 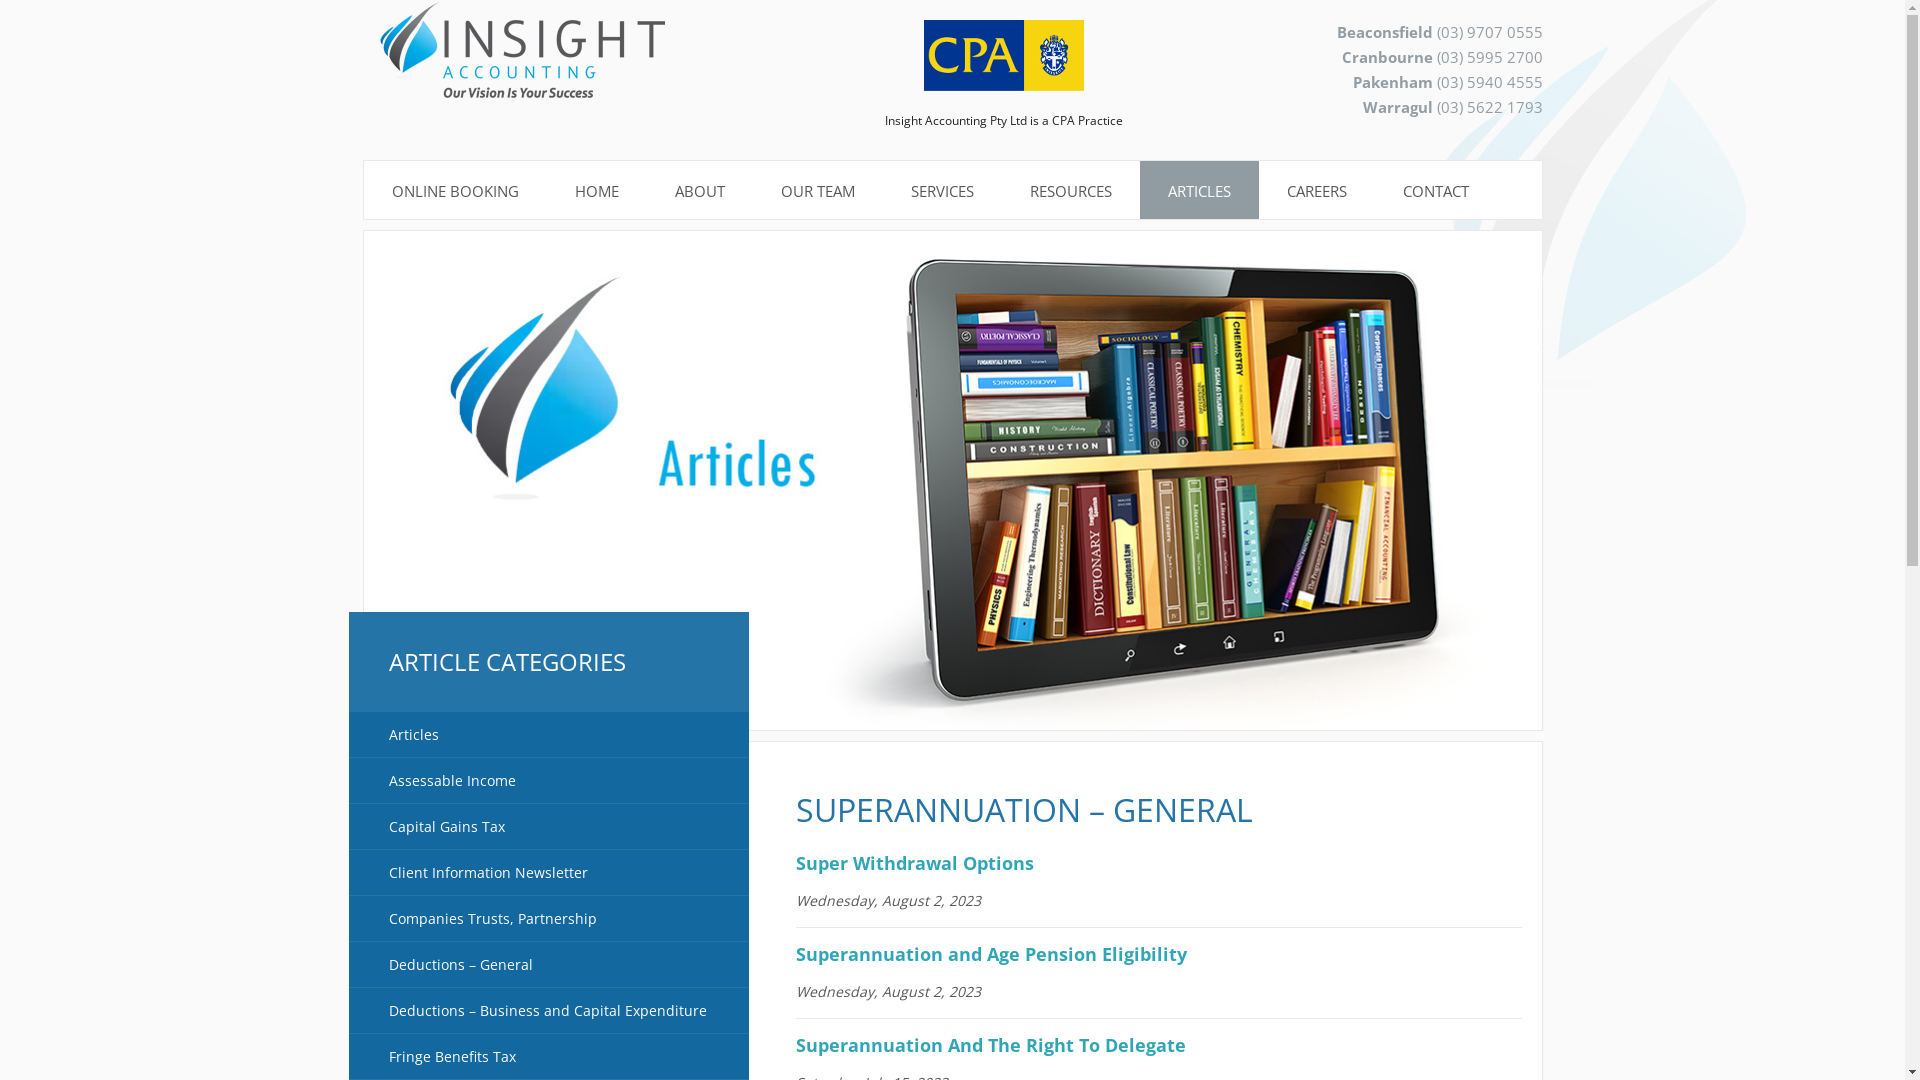 What do you see at coordinates (547, 779) in the screenshot?
I see `'Assessable Income'` at bounding box center [547, 779].